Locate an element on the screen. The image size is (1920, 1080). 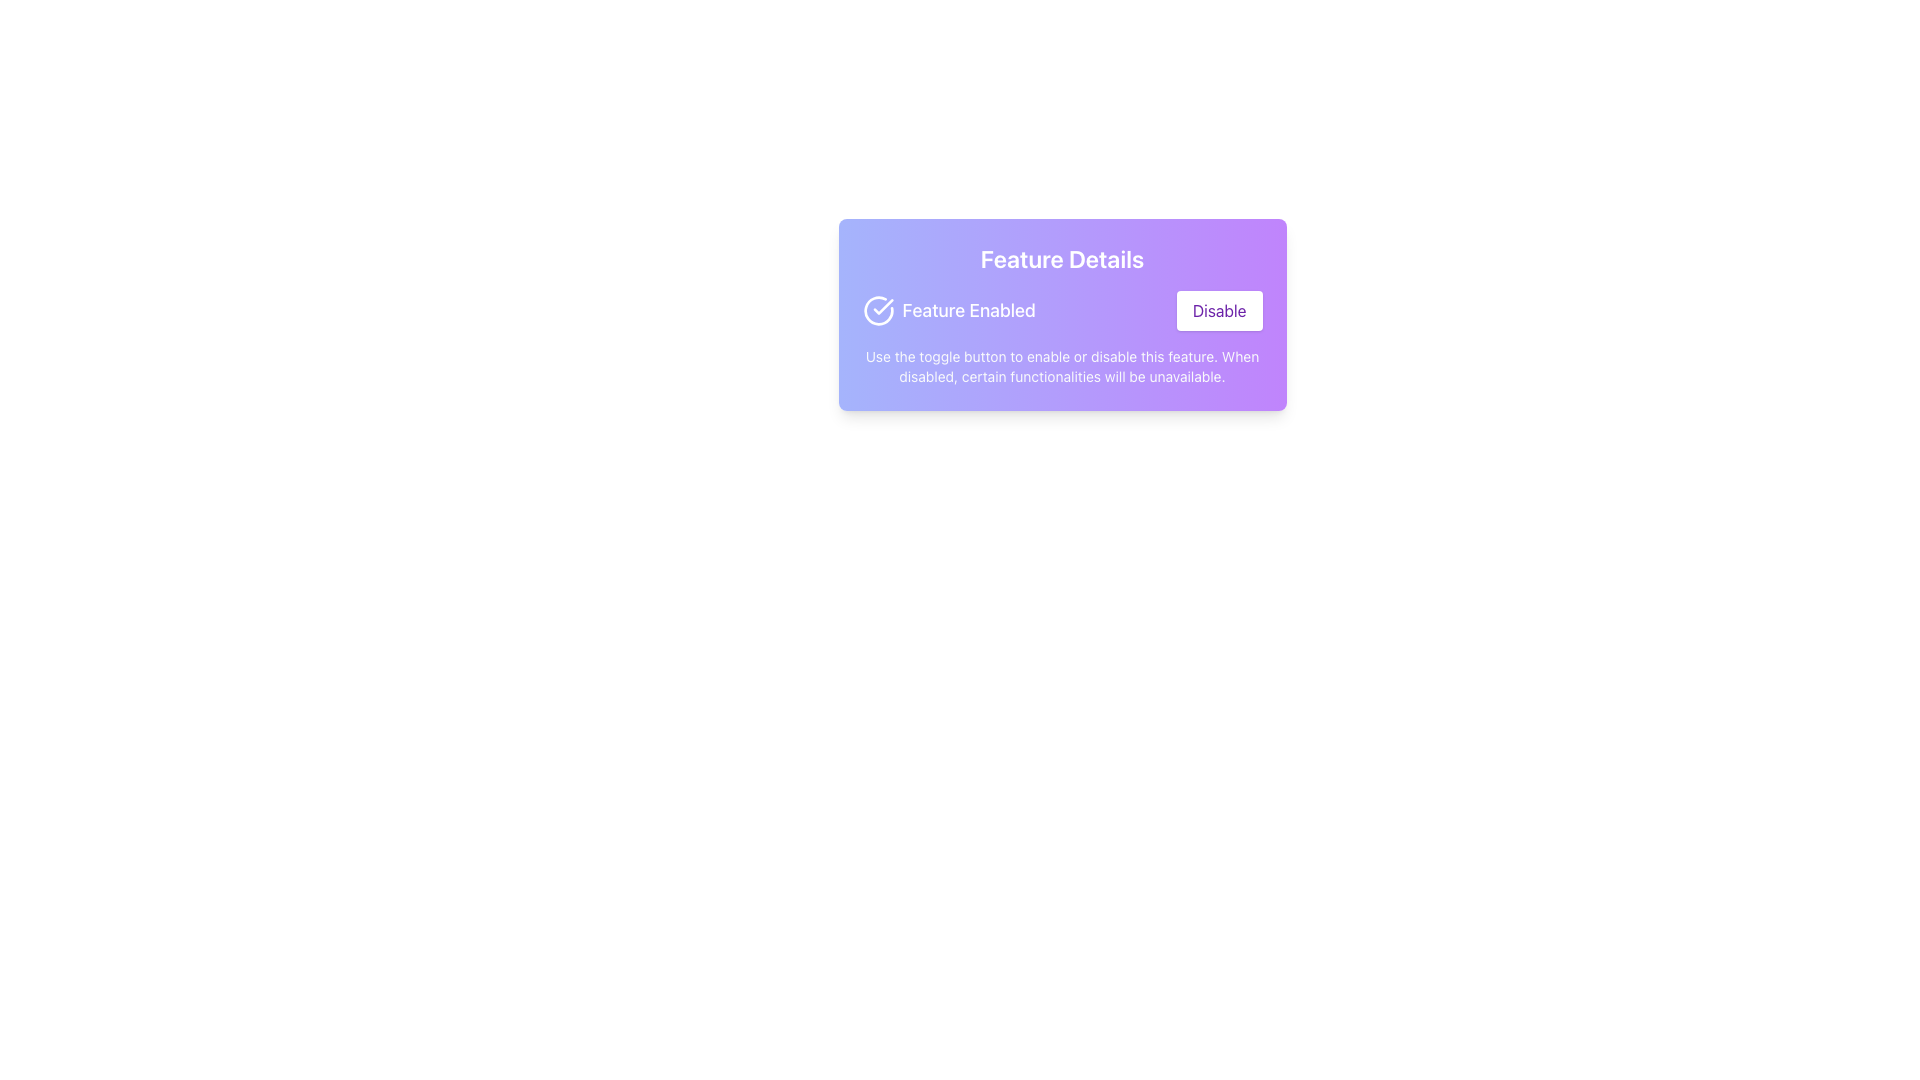
explanatory text located at the bottom section of the 'Feature Details' card, which provides information about the toggle button functionality and its implications is located at coordinates (1061, 366).